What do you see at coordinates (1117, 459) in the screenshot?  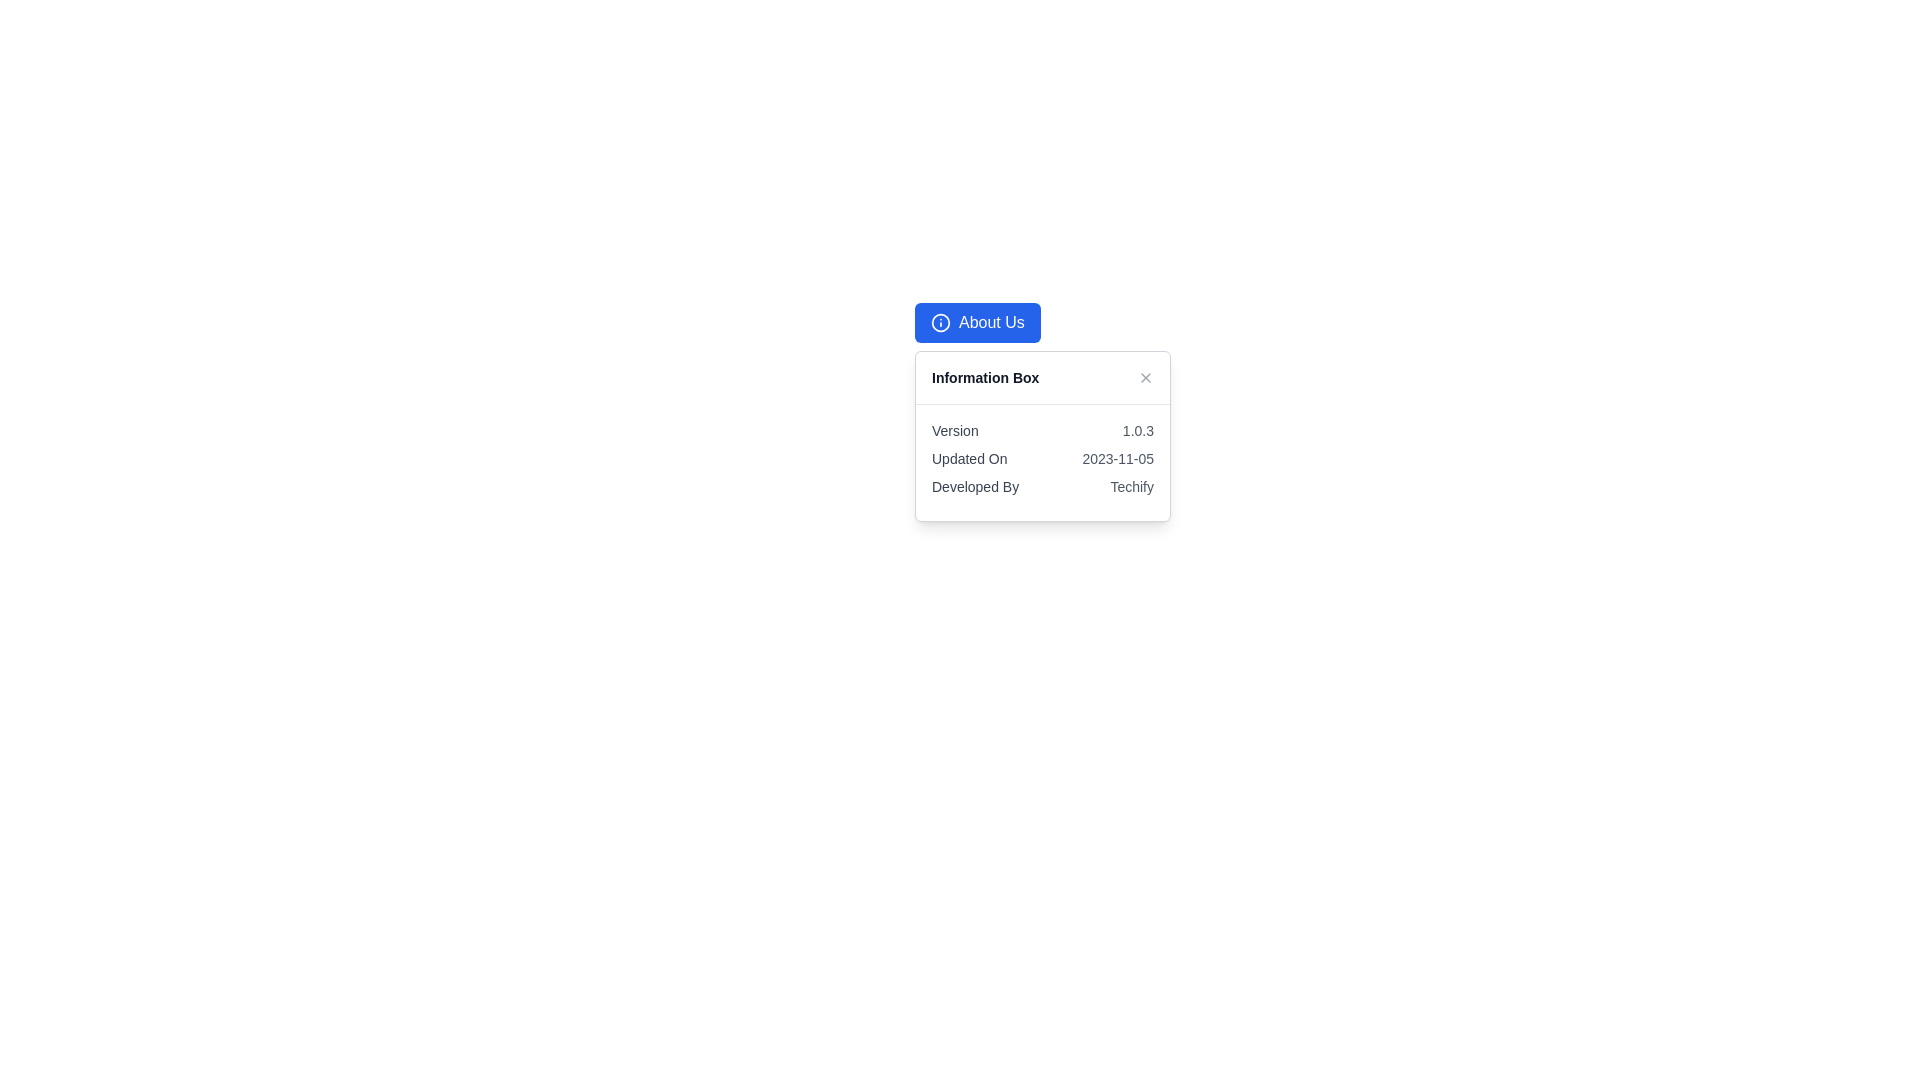 I see `the date text '2023-11-05' styled in a smaller gray font, located within the 'Information Box' card, next to 'Updated On'` at bounding box center [1117, 459].